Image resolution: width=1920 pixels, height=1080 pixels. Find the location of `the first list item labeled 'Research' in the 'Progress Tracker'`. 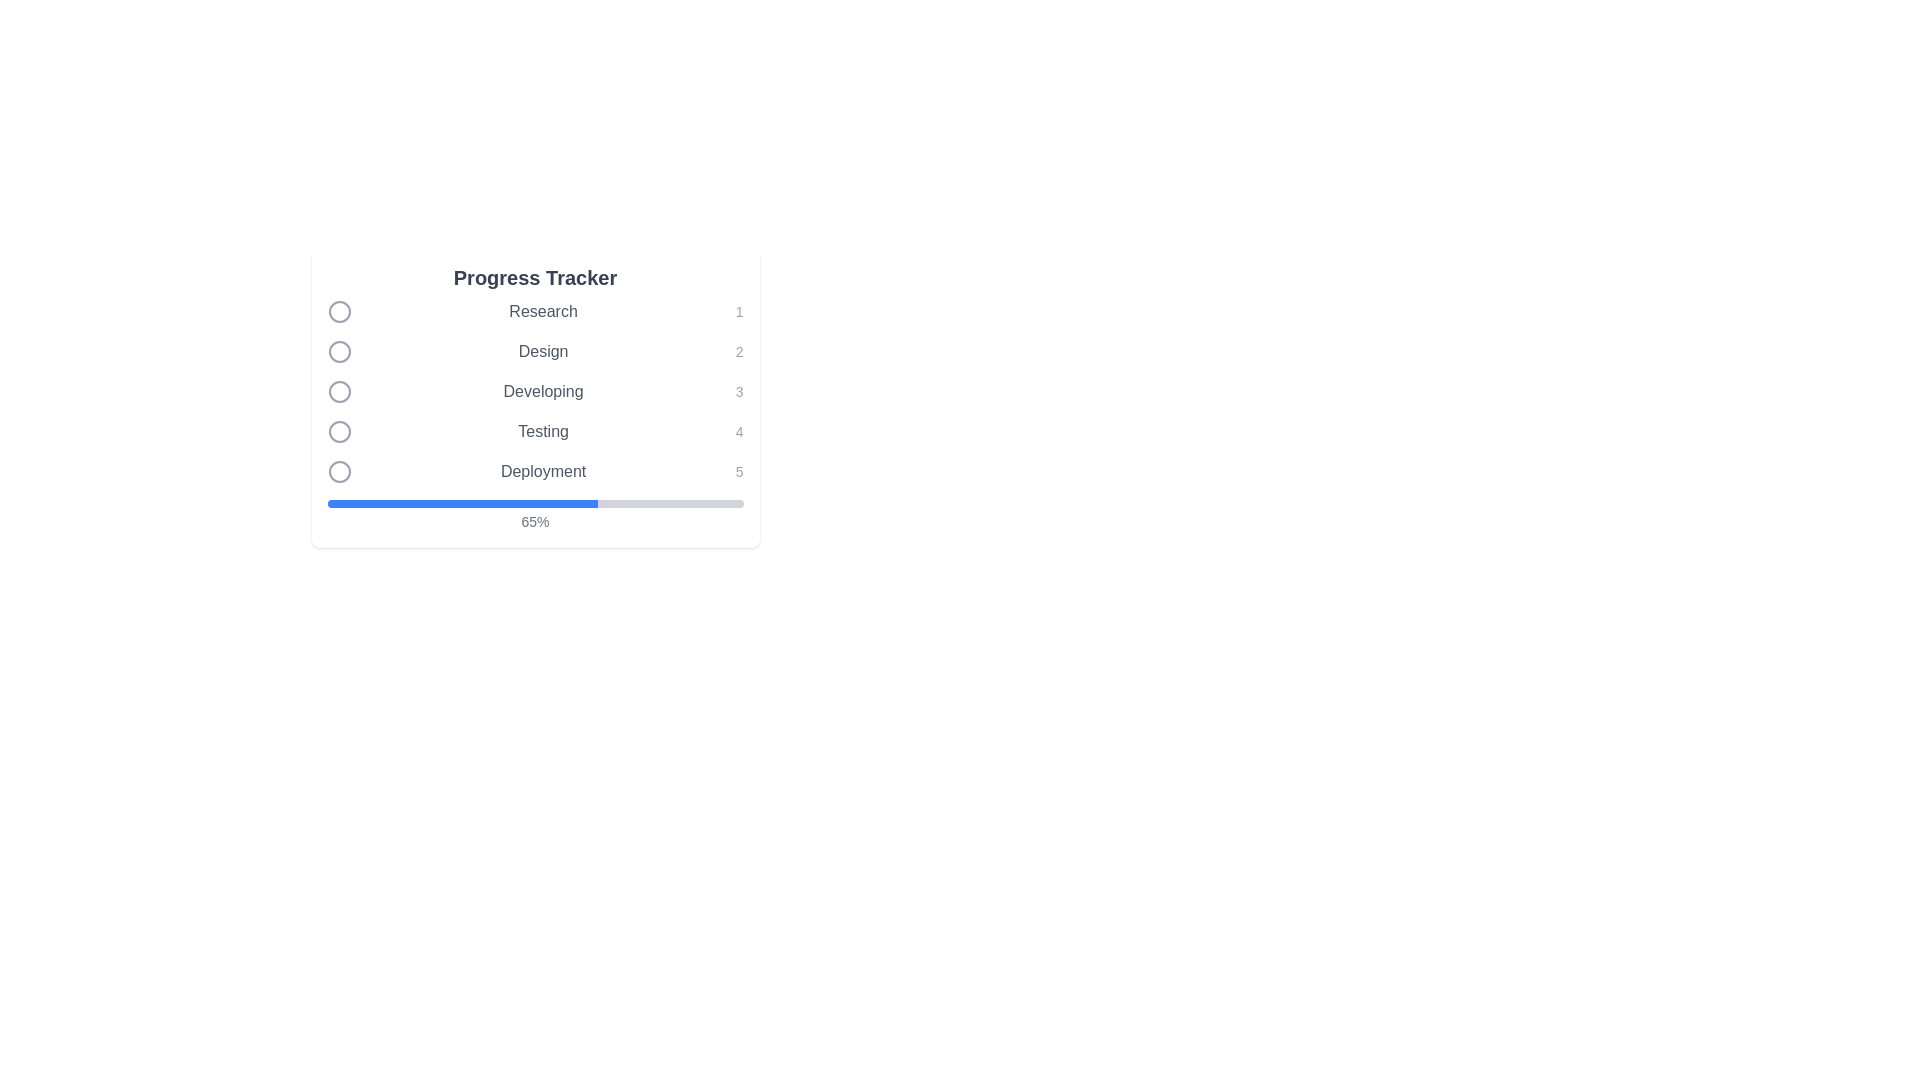

the first list item labeled 'Research' in the 'Progress Tracker' is located at coordinates (535, 312).